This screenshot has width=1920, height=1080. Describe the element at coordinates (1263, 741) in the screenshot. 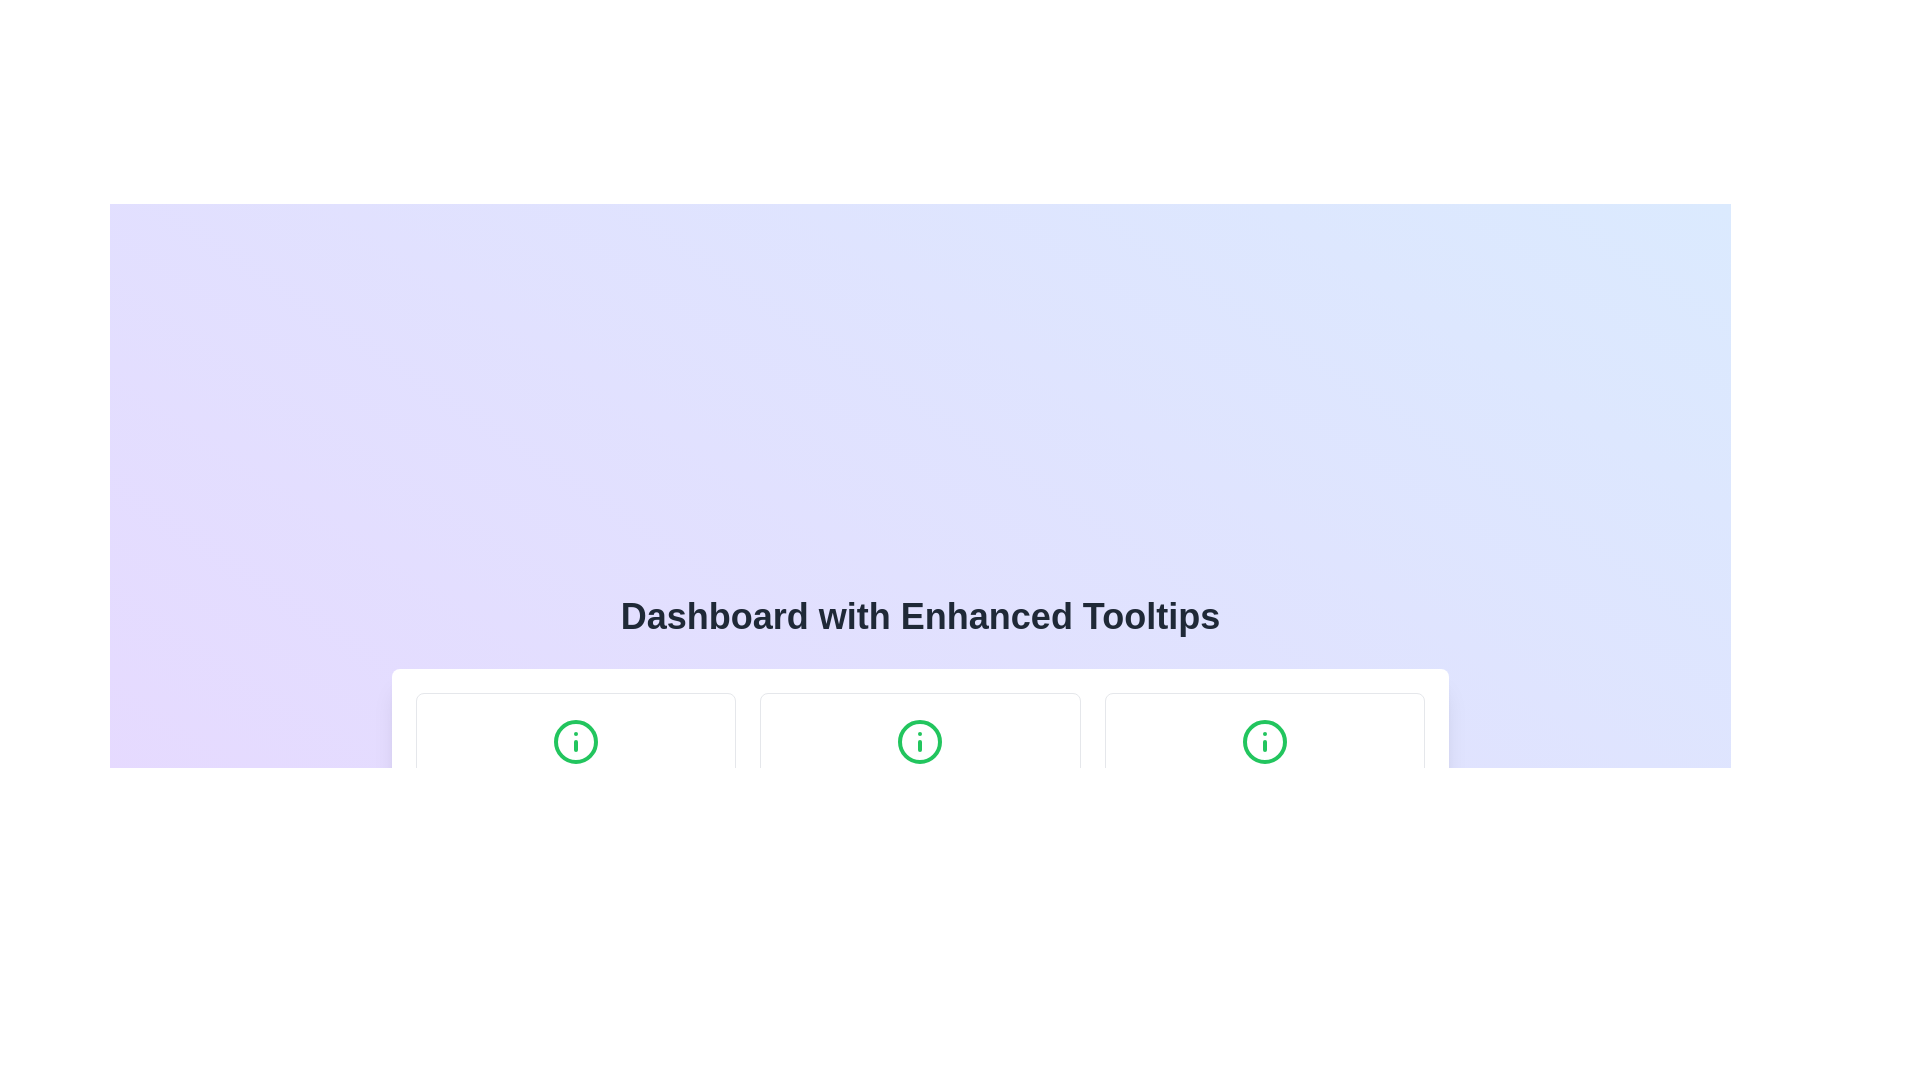

I see `the central part of the rightmost information icon represented by a decorative SVG Circle for visual interaction` at that location.